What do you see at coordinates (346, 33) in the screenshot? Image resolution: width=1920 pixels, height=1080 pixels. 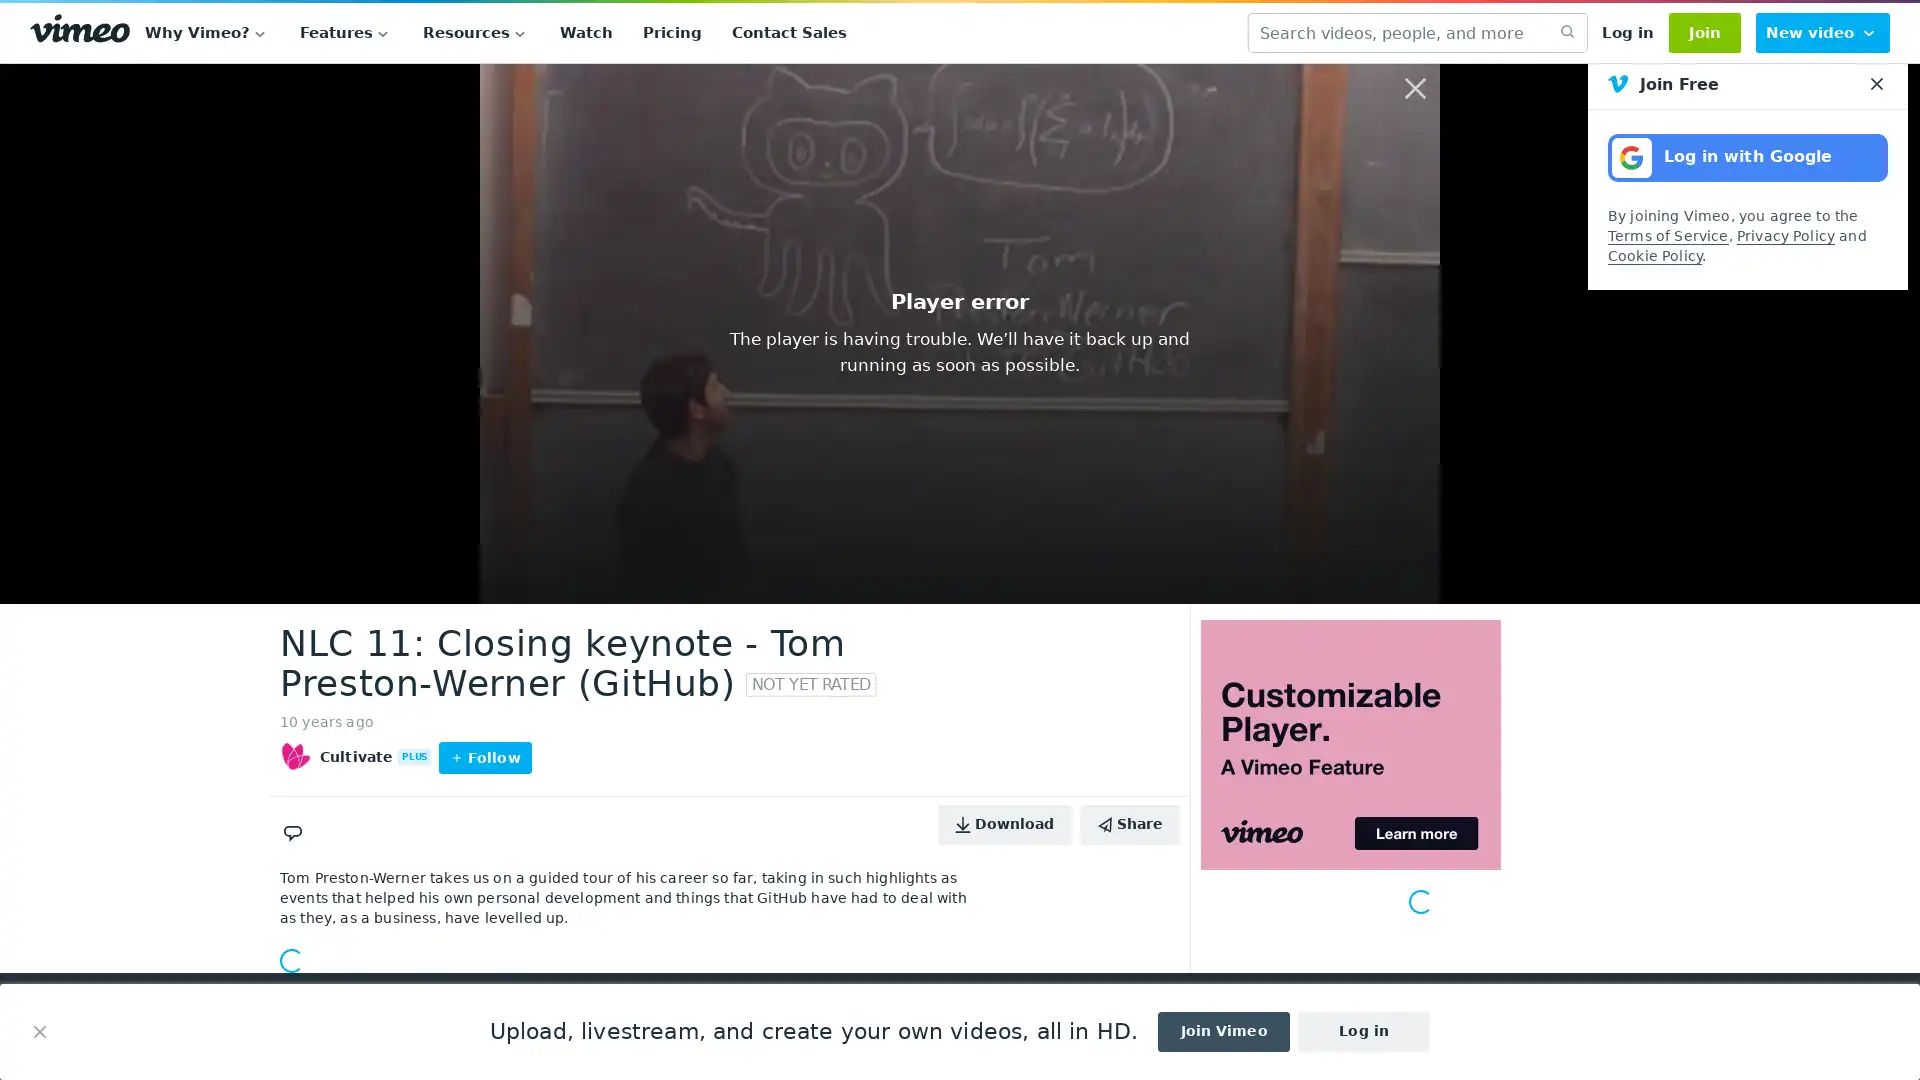 I see `Features` at bounding box center [346, 33].